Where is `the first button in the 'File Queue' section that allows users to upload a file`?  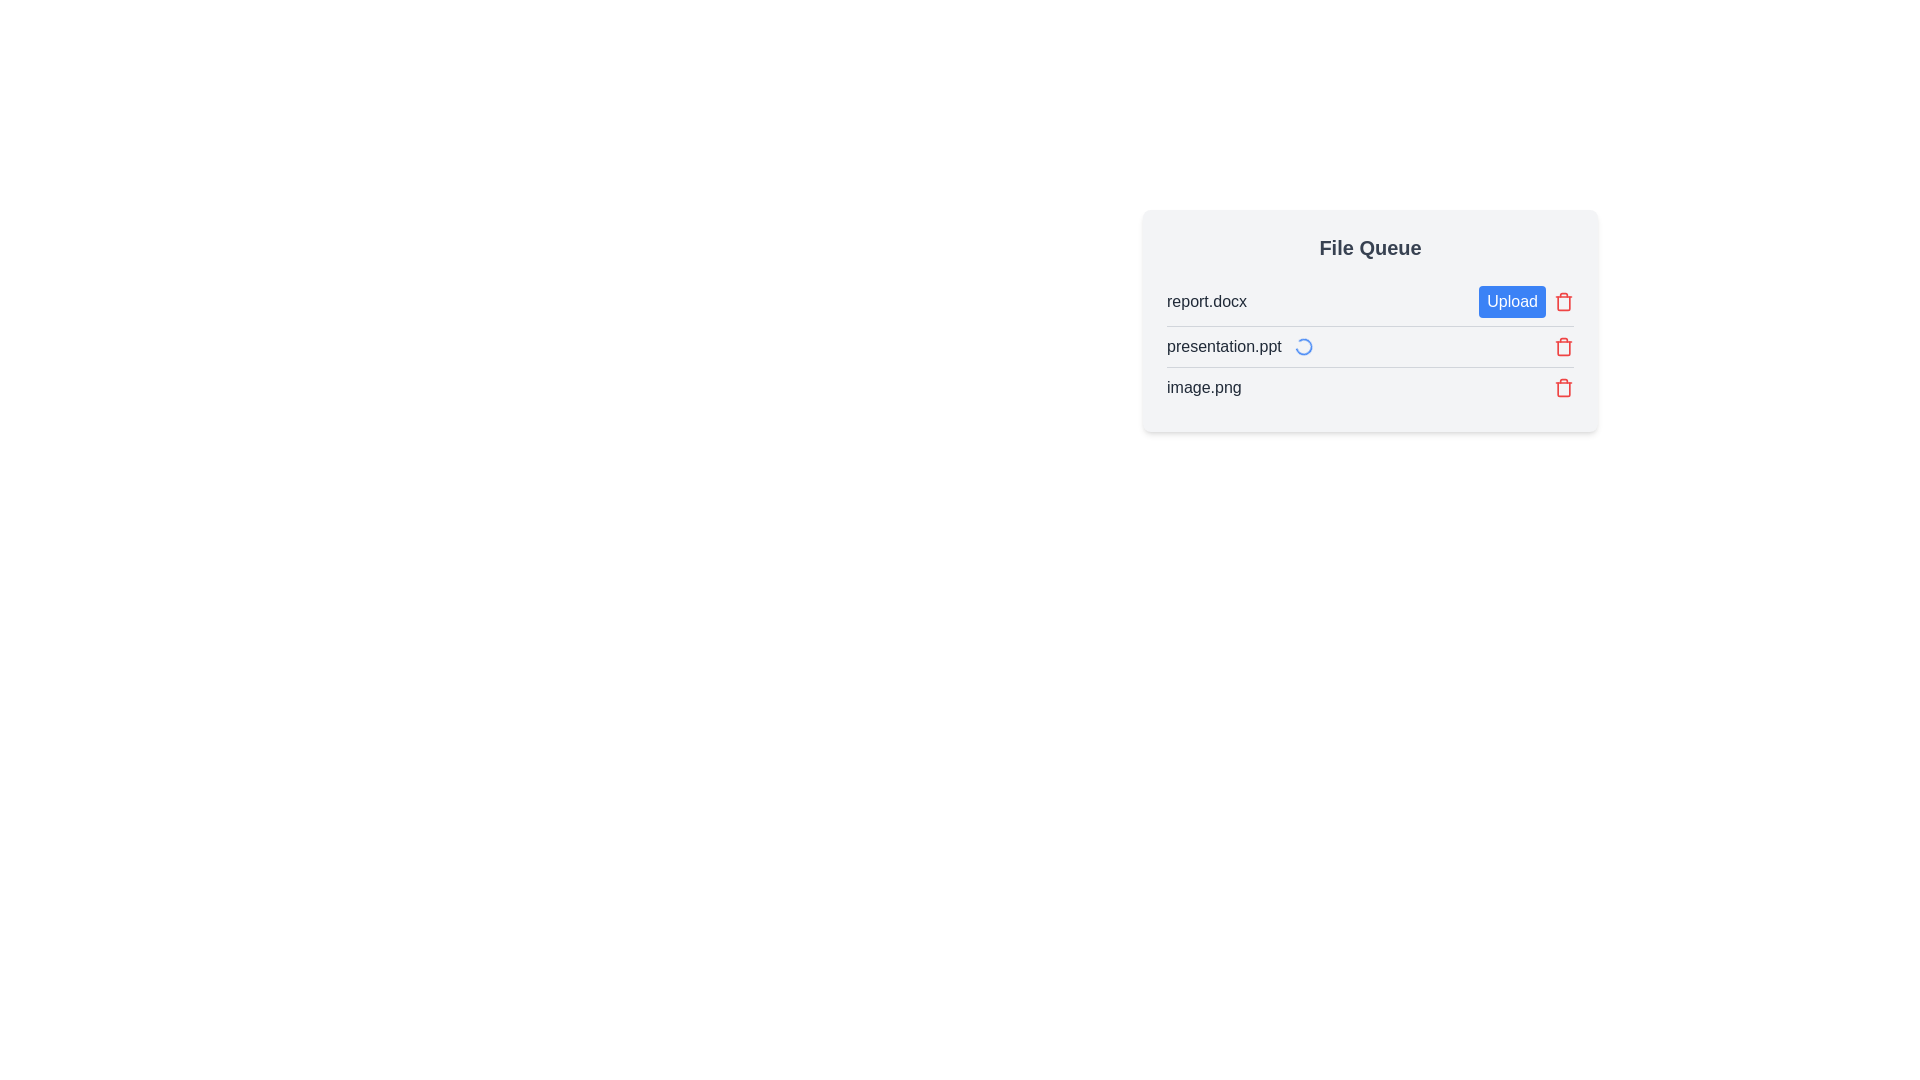 the first button in the 'File Queue' section that allows users to upload a file is located at coordinates (1512, 301).